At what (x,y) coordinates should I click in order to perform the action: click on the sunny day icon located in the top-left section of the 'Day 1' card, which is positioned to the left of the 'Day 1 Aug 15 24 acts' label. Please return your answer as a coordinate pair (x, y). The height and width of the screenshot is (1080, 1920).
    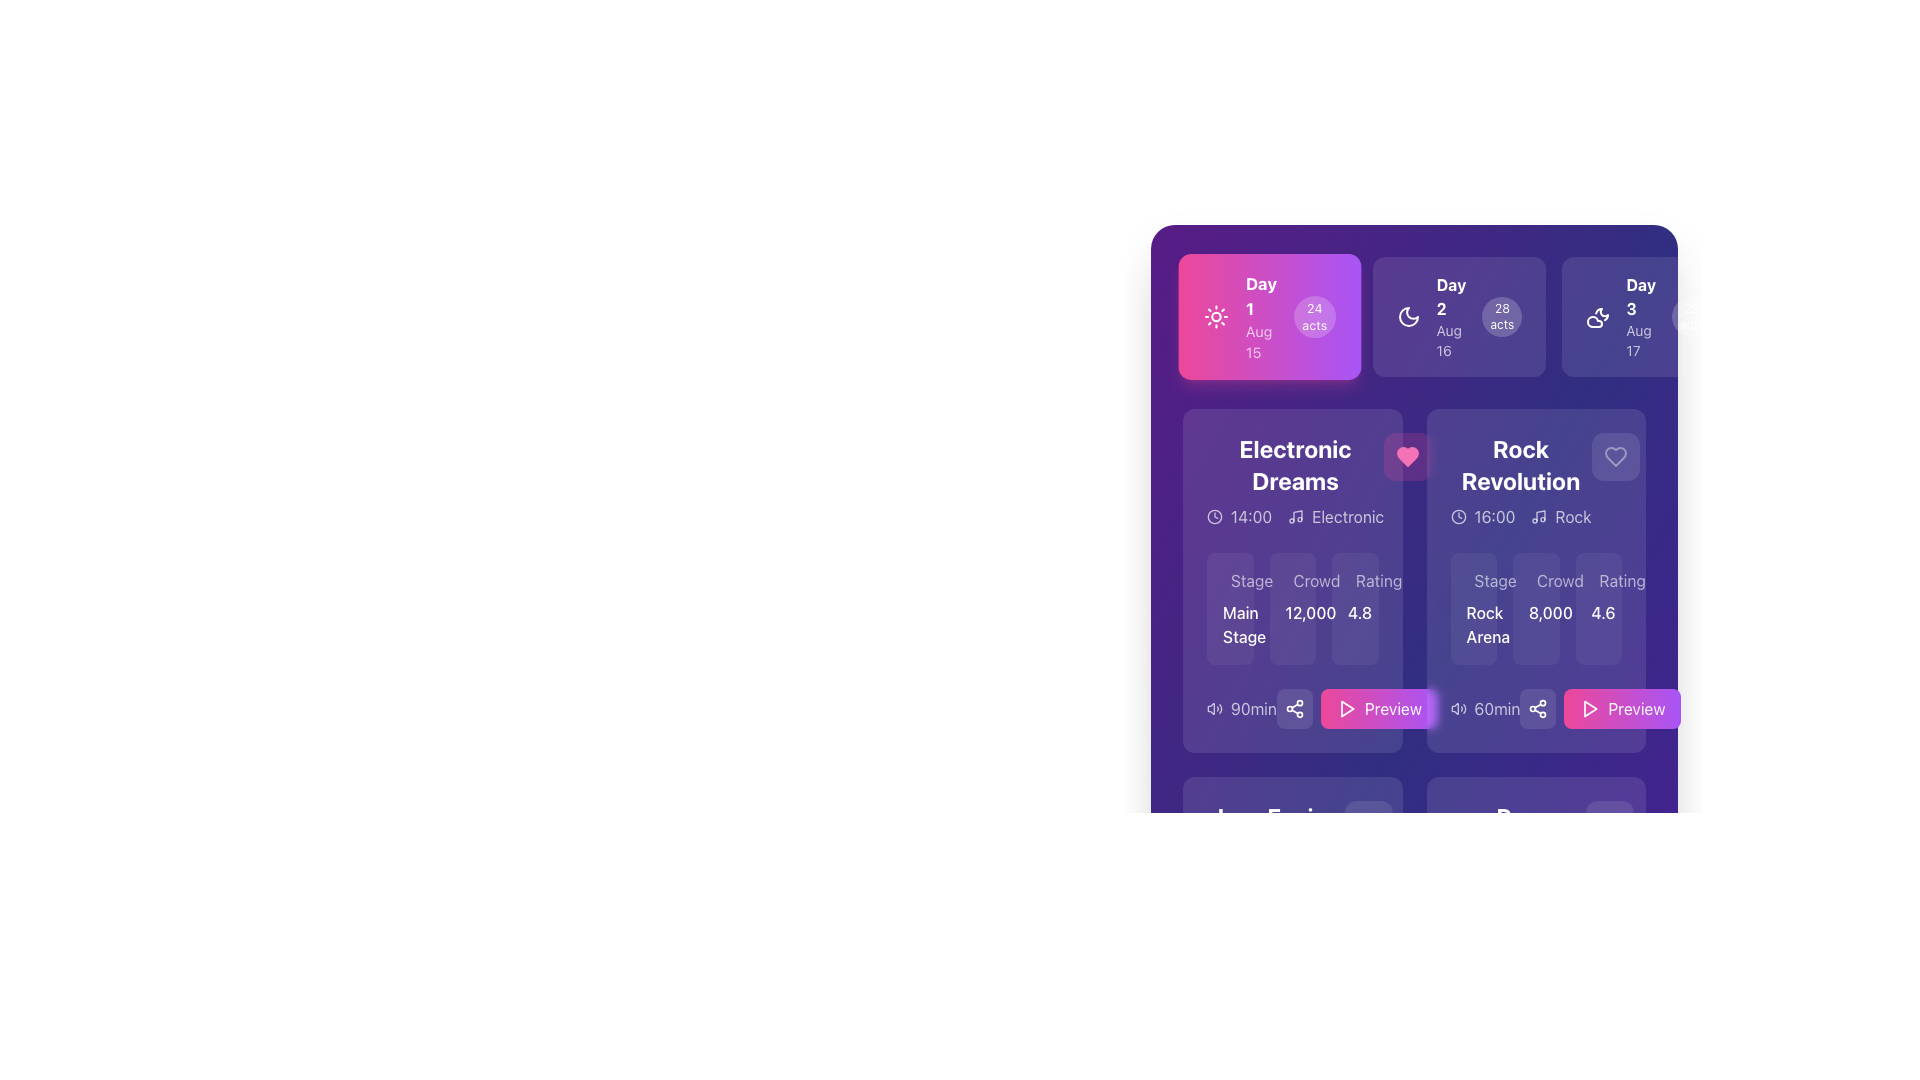
    Looking at the image, I should click on (1215, 315).